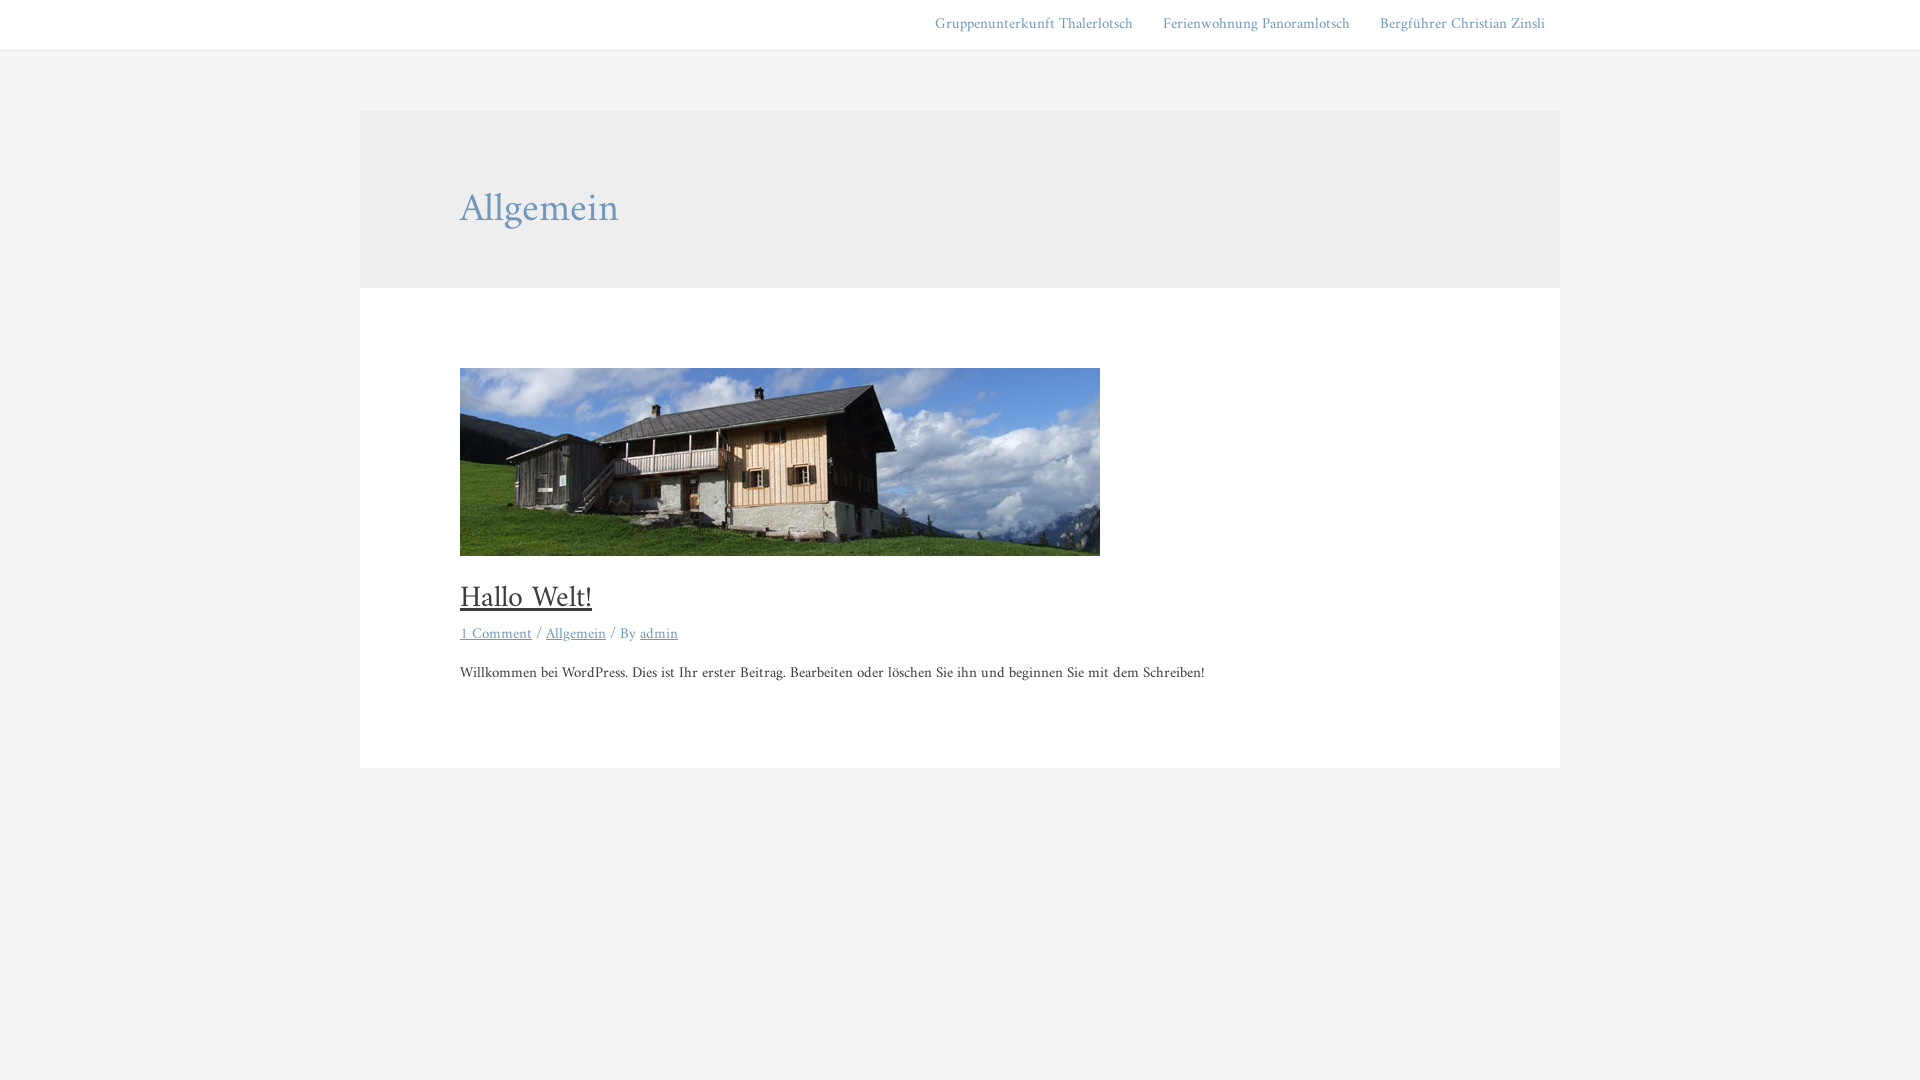 The image size is (1920, 1080). I want to click on 'Hallo Welt!', so click(459, 597).